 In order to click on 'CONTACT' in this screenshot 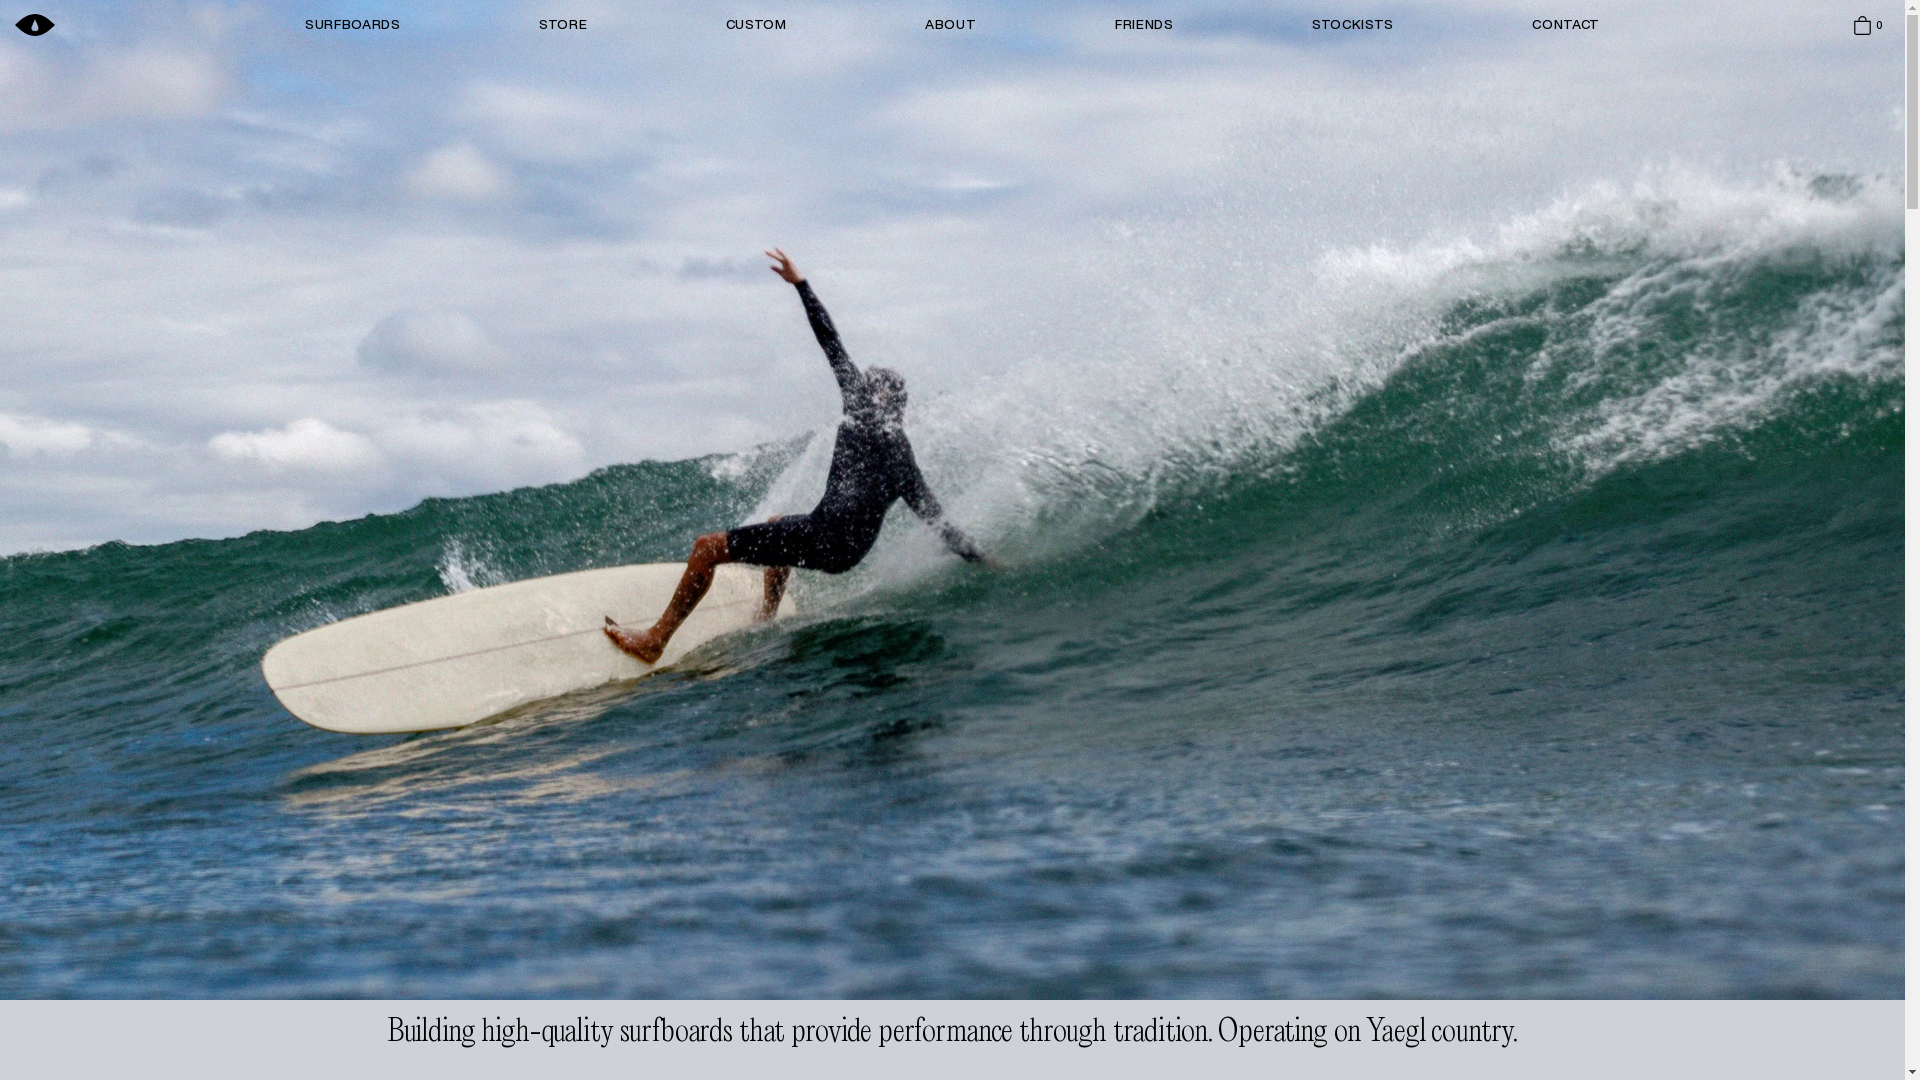, I will do `click(1564, 24)`.